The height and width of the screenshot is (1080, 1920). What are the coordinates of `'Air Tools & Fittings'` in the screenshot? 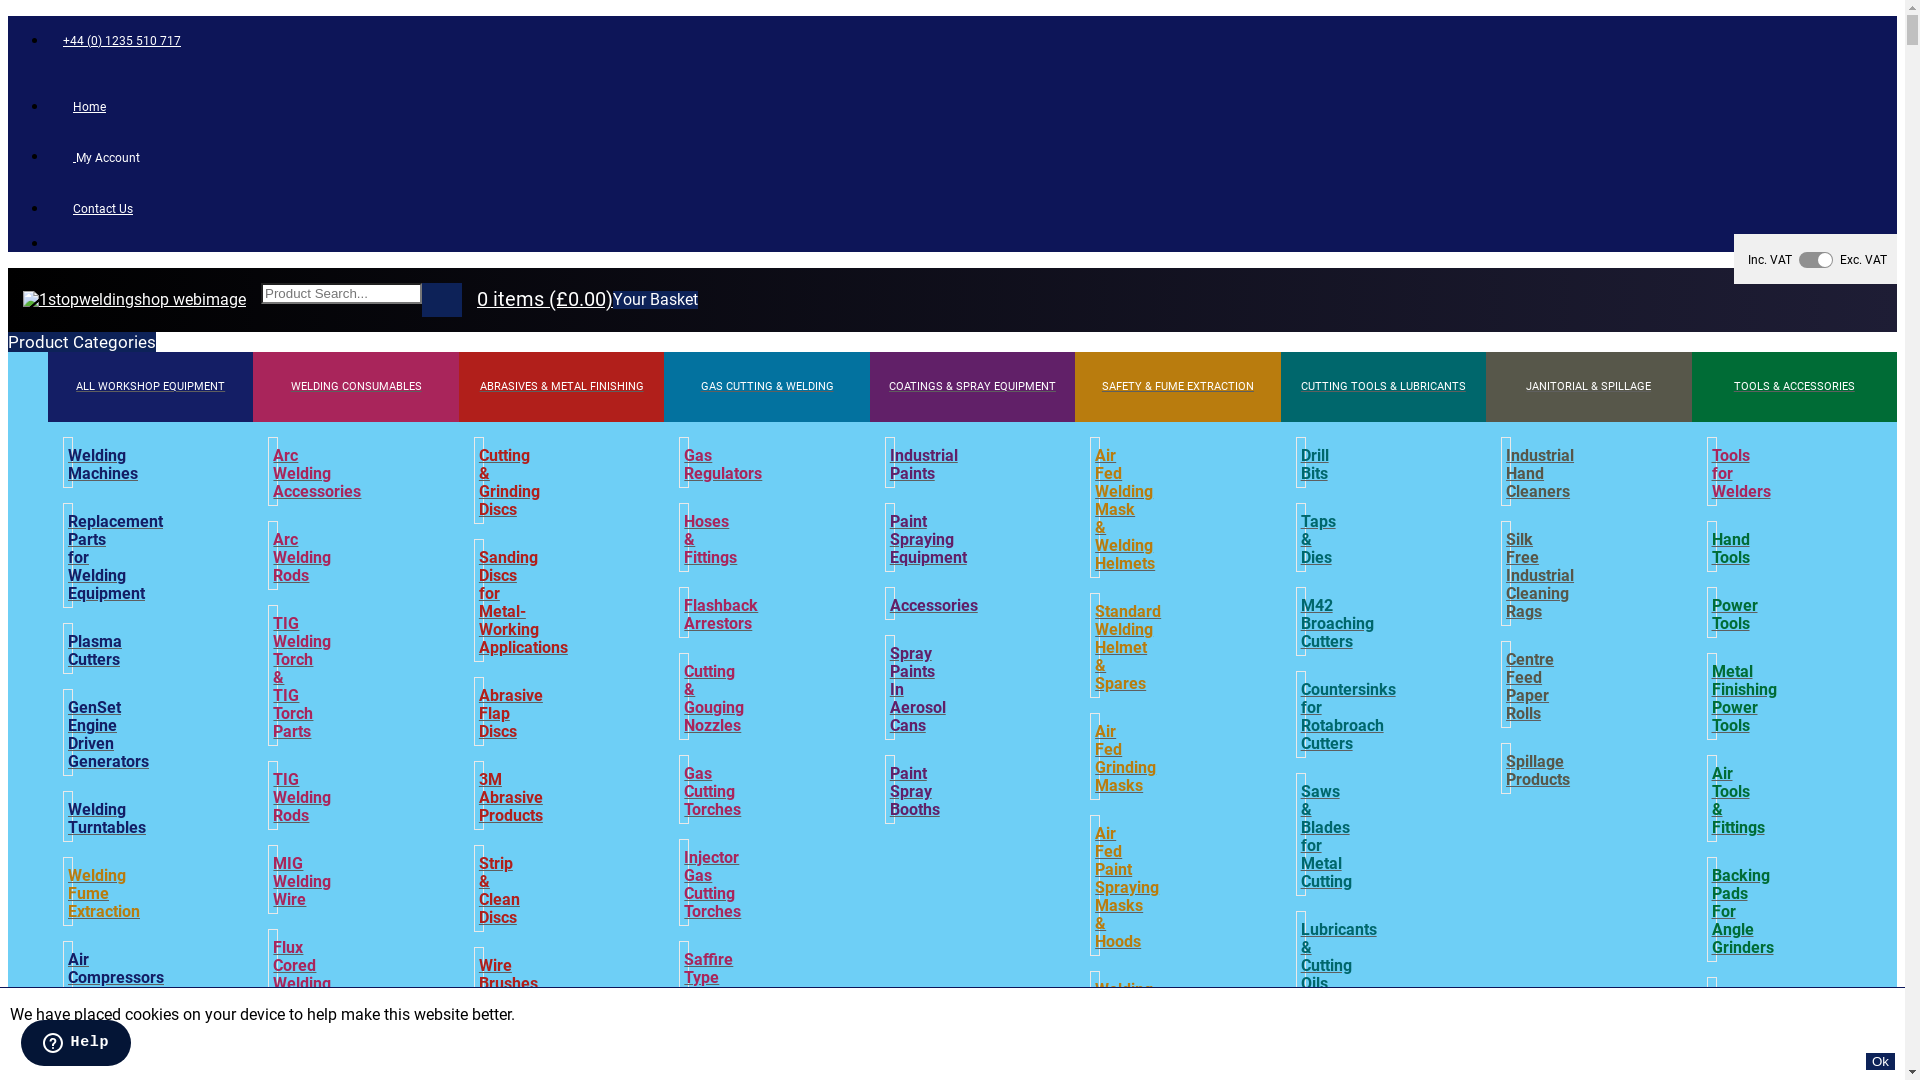 It's located at (1737, 800).